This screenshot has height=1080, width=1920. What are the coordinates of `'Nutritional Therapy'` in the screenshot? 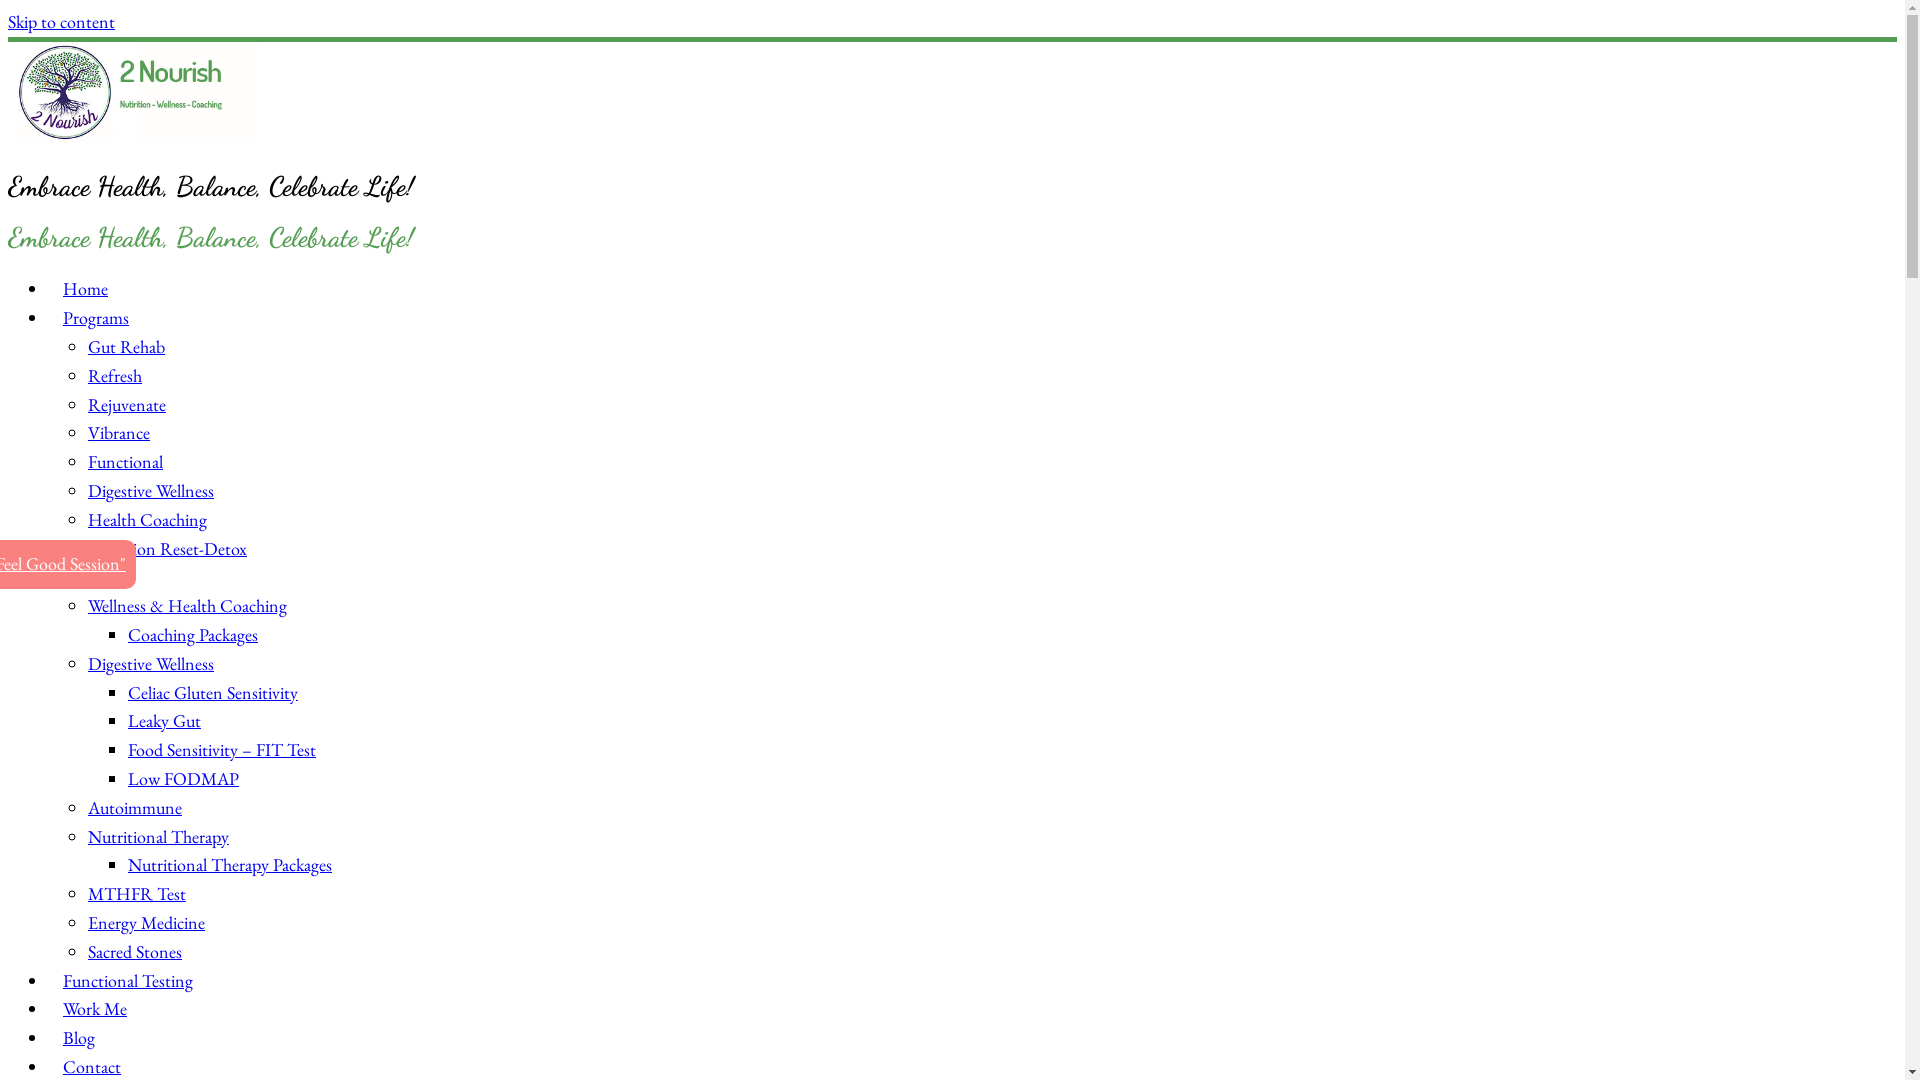 It's located at (157, 836).